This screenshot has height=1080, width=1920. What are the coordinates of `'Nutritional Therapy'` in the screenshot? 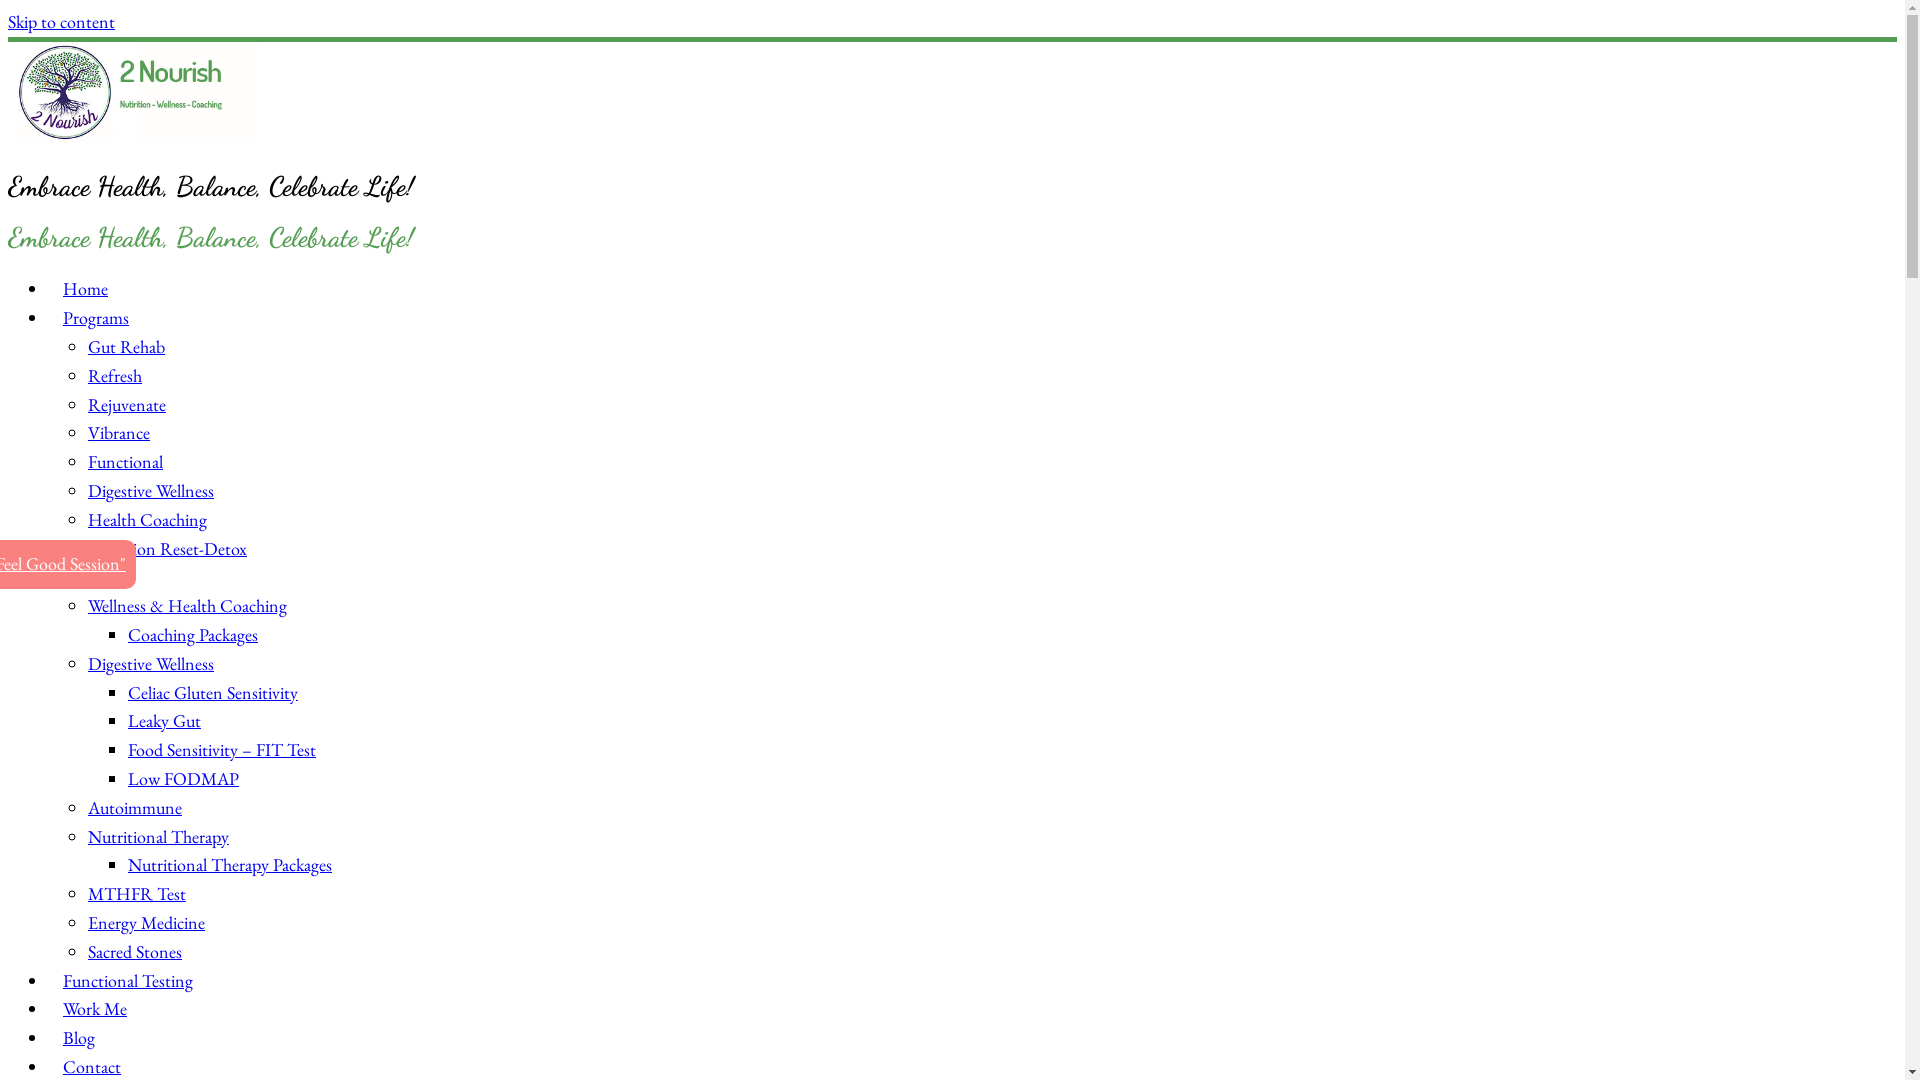 It's located at (157, 836).